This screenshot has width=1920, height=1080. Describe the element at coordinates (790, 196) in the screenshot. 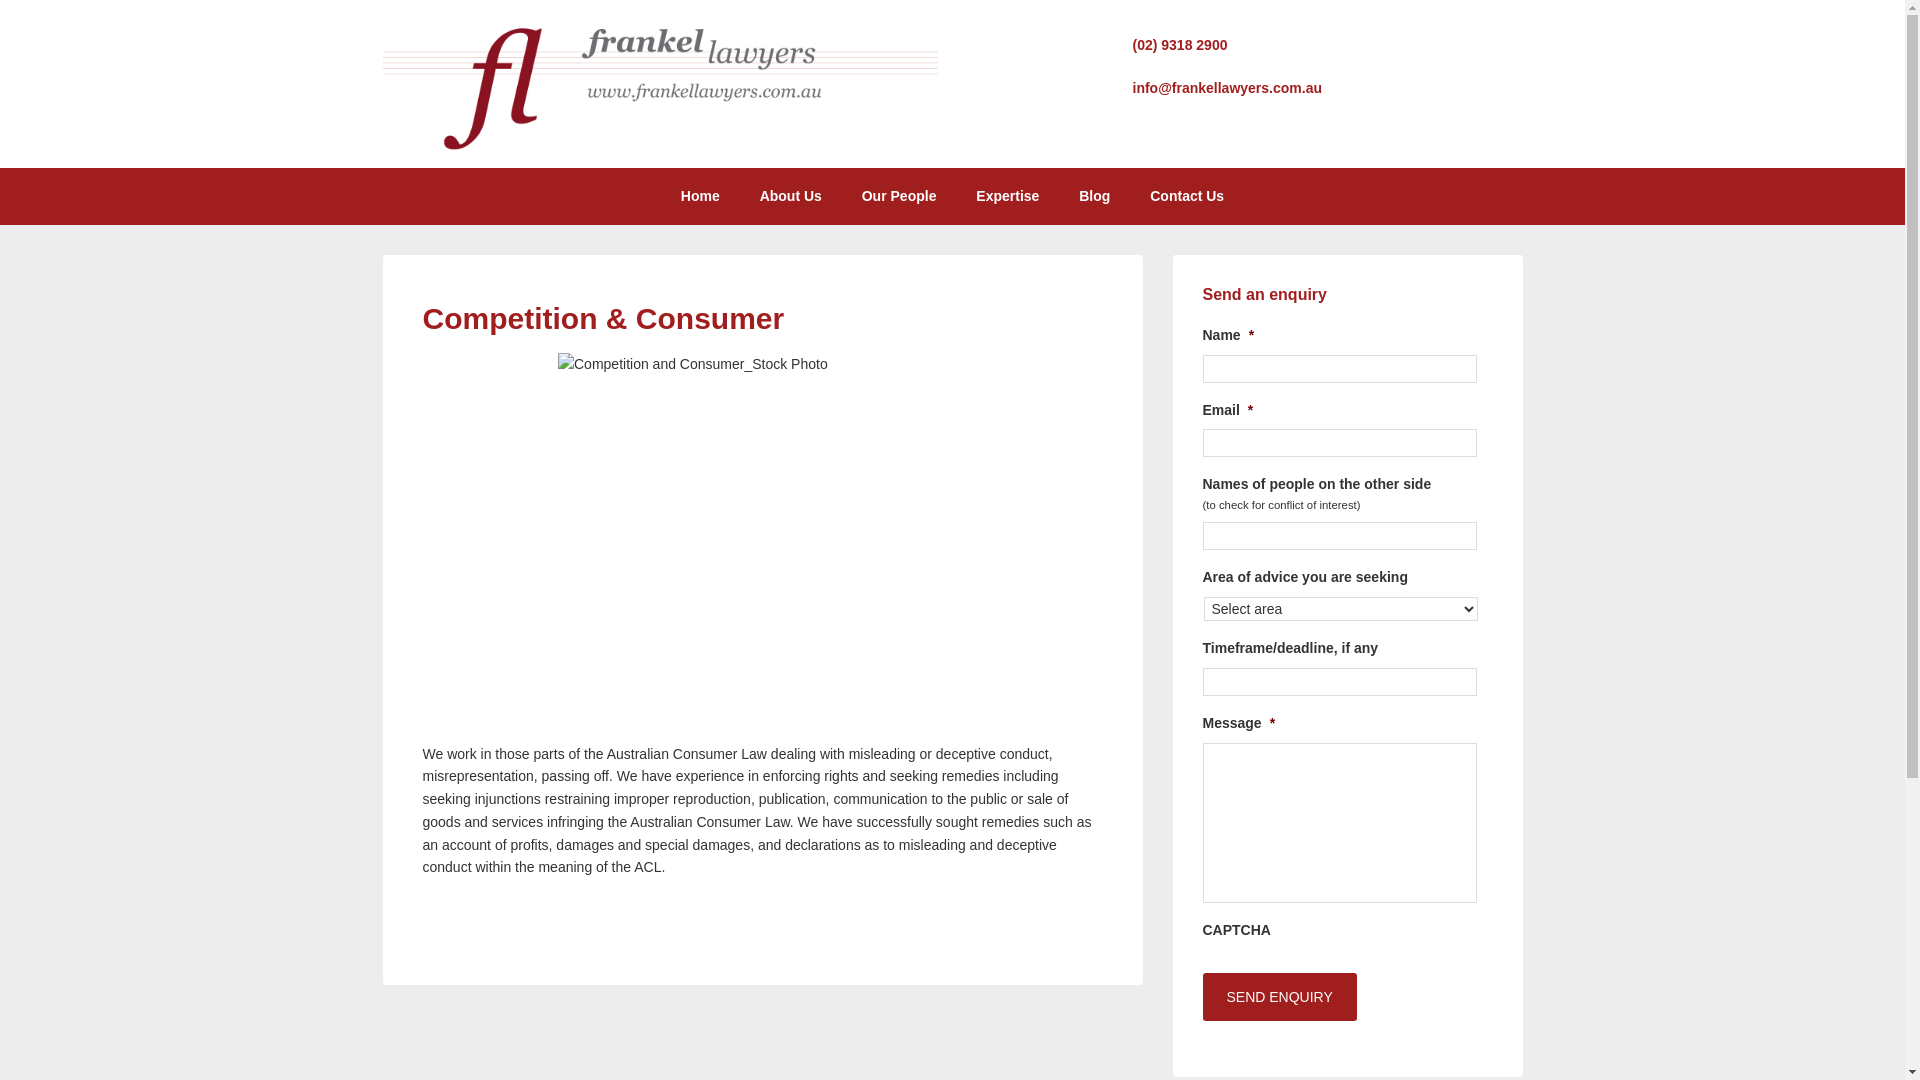

I see `'About Us'` at that location.